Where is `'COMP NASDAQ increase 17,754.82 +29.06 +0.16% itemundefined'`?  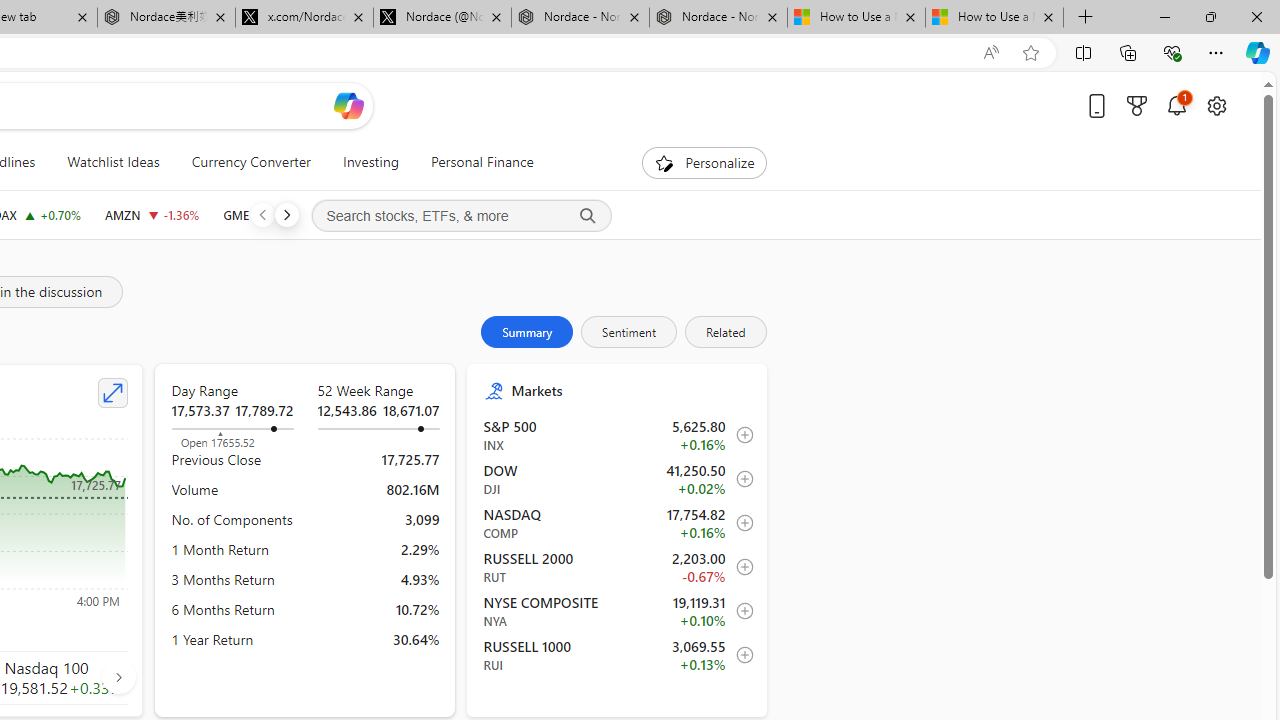 'COMP NASDAQ increase 17,754.82 +29.06 +0.16% itemundefined' is located at coordinates (616, 522).